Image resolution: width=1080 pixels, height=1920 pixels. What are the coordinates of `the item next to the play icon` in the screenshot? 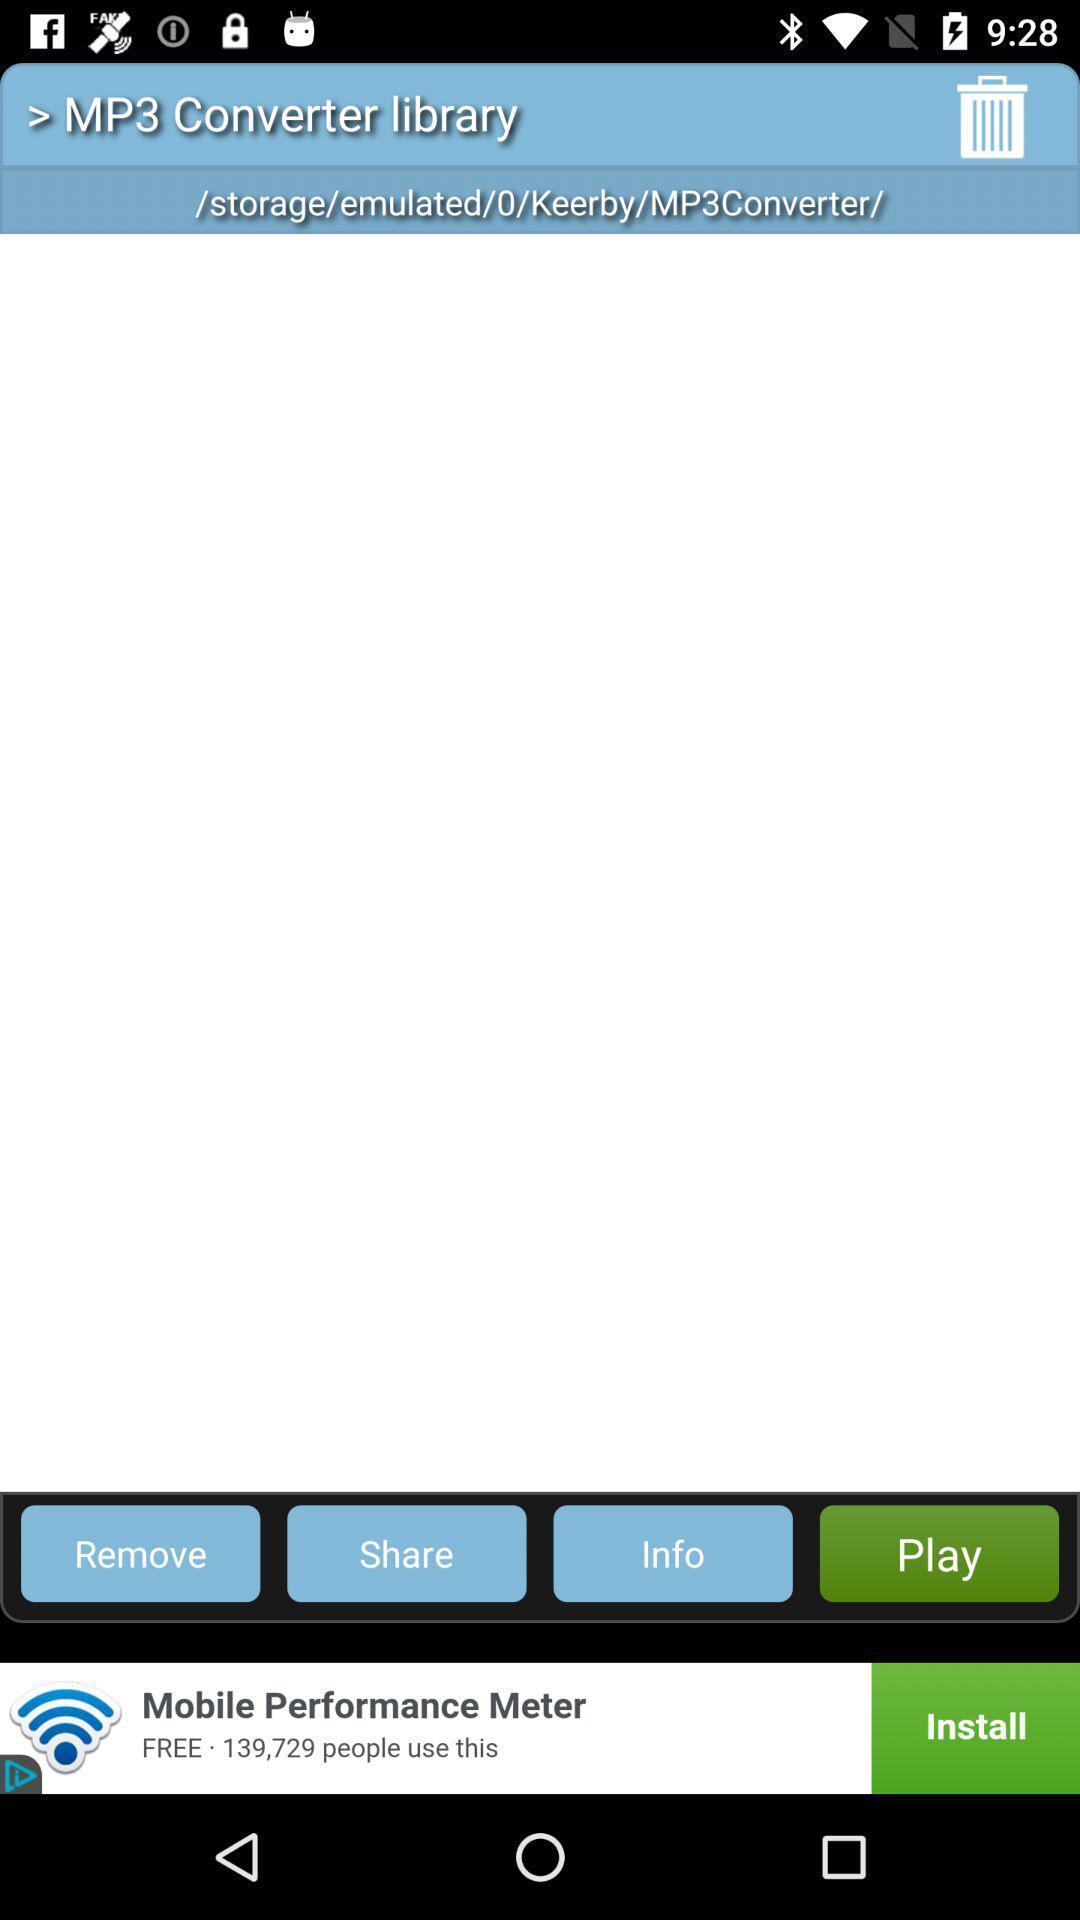 It's located at (673, 1552).